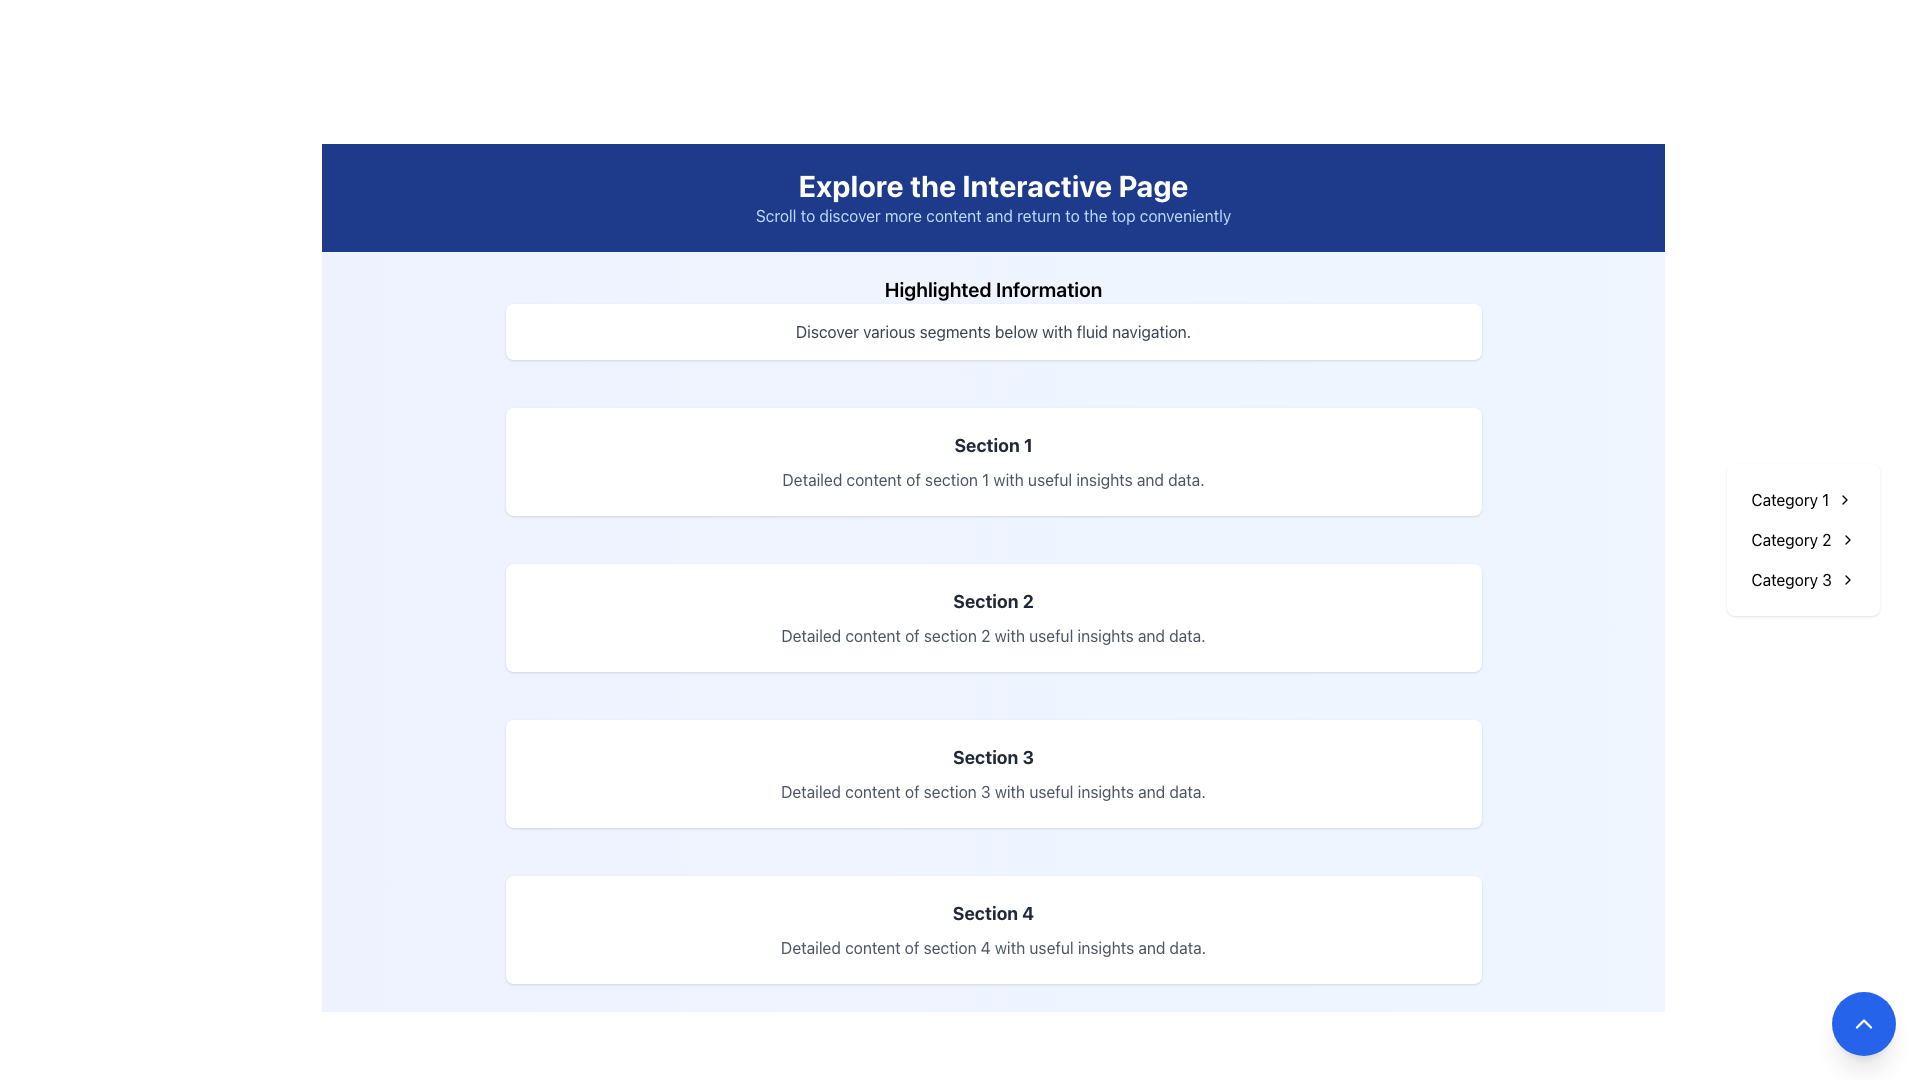  I want to click on the gray text element that reads 'Discover various segments below with fluid navigation.' located centrally below the header 'Highlighted Information.', so click(993, 330).